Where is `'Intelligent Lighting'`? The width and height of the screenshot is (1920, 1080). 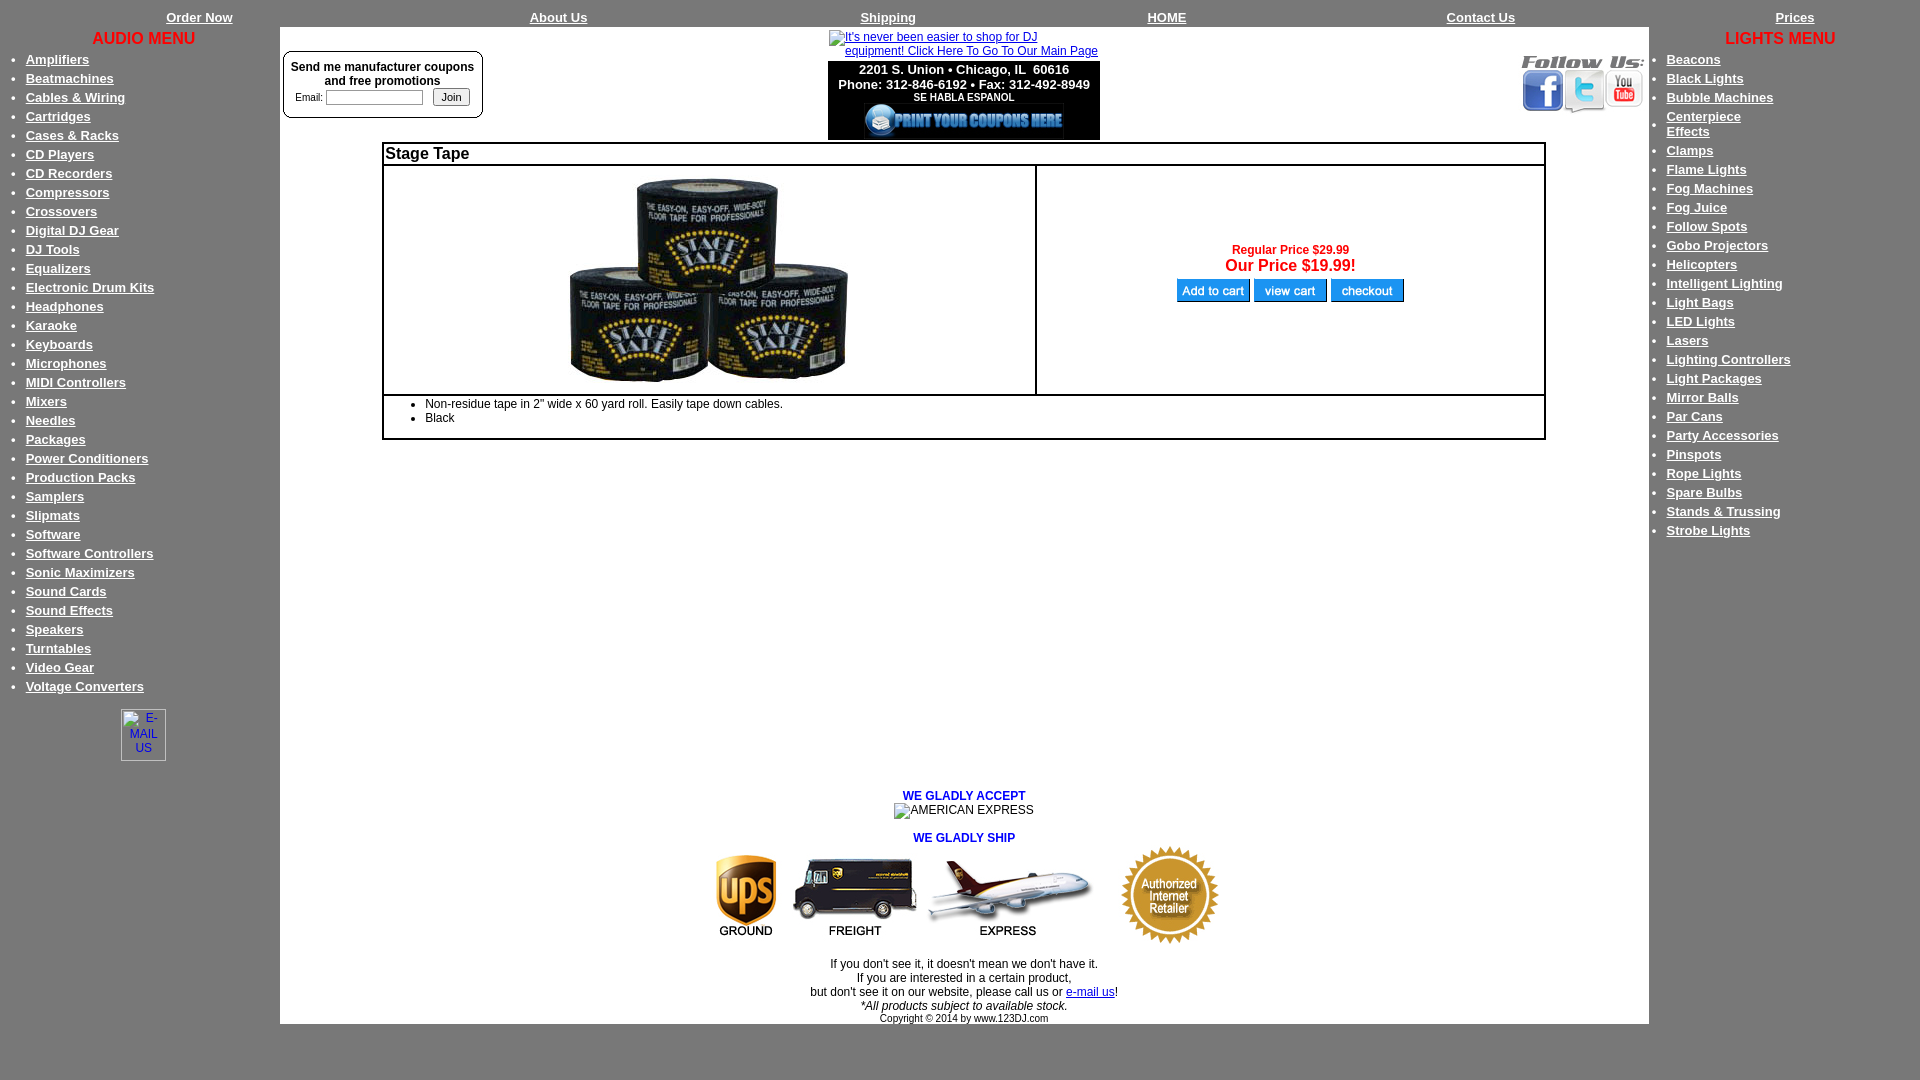
'Intelligent Lighting' is located at coordinates (1722, 283).